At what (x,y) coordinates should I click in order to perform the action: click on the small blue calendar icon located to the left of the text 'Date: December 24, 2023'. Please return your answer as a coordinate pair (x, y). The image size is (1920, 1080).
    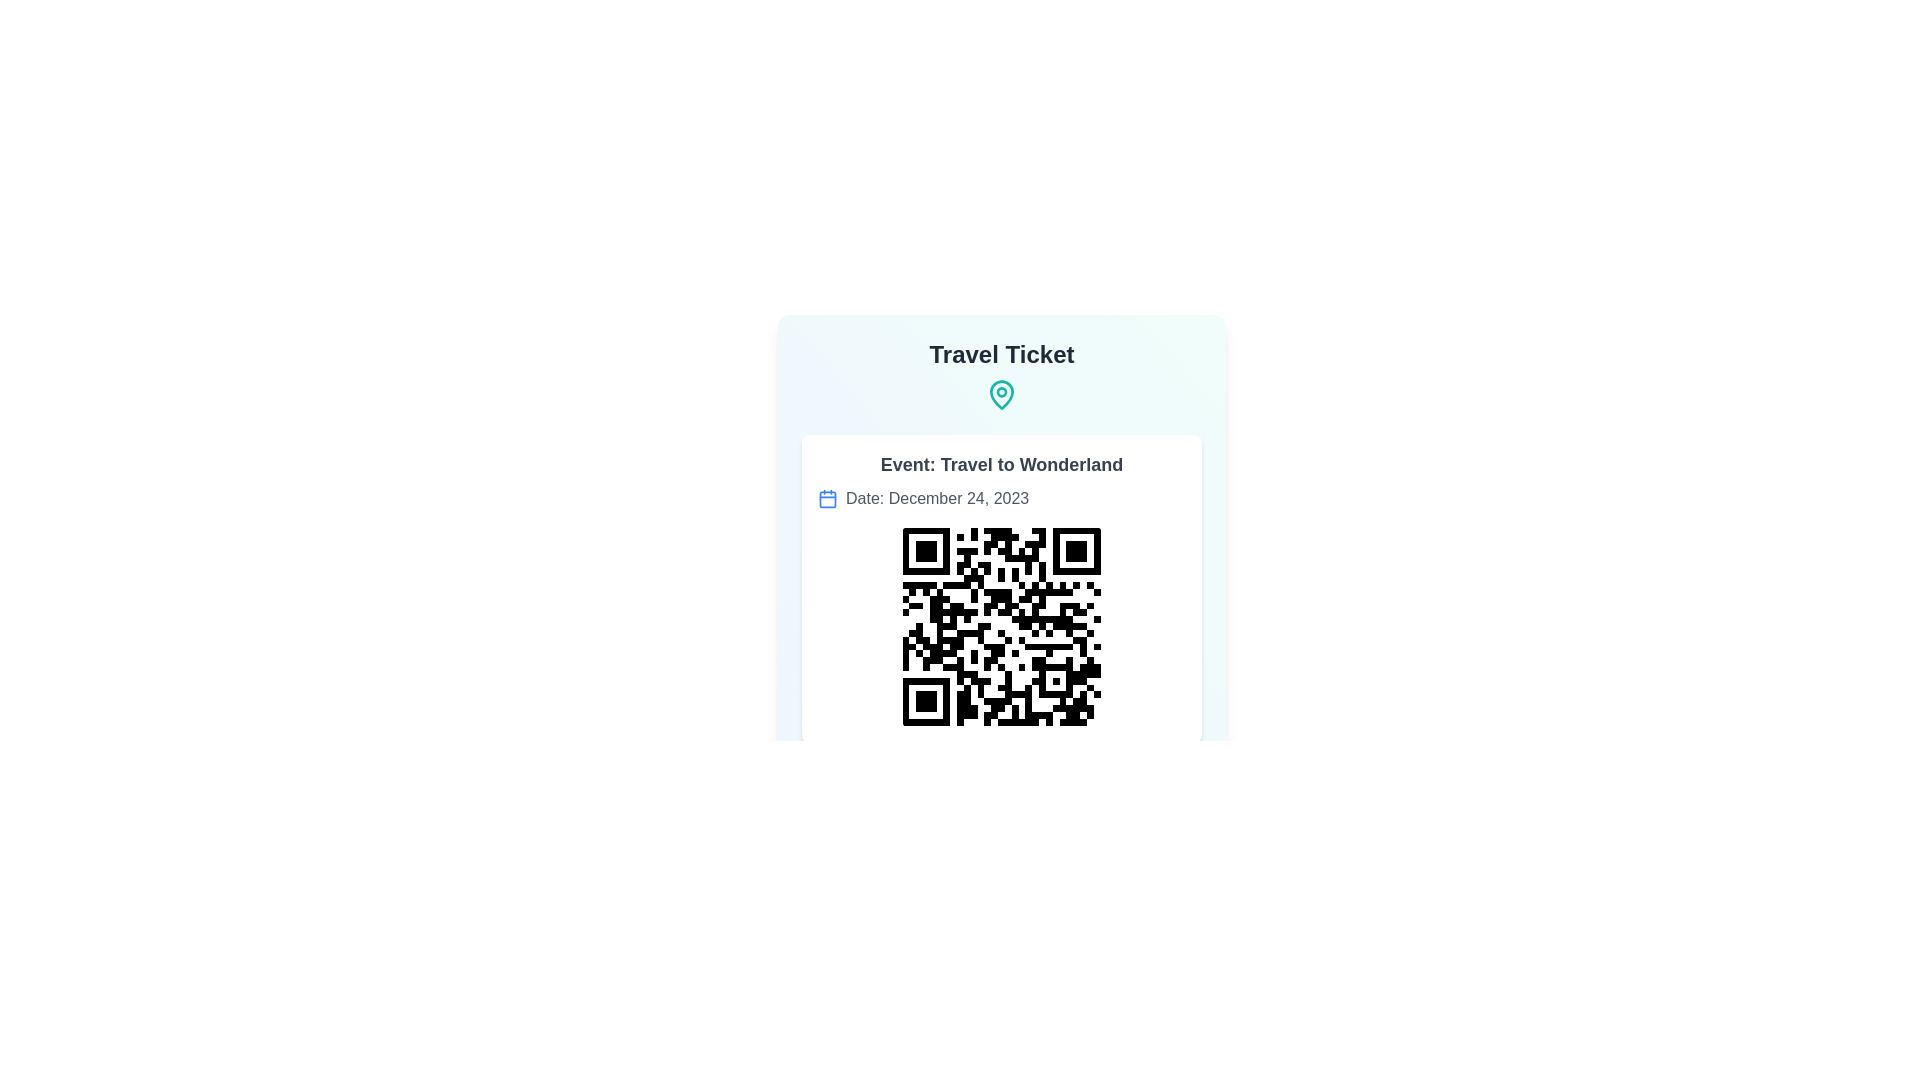
    Looking at the image, I should click on (828, 497).